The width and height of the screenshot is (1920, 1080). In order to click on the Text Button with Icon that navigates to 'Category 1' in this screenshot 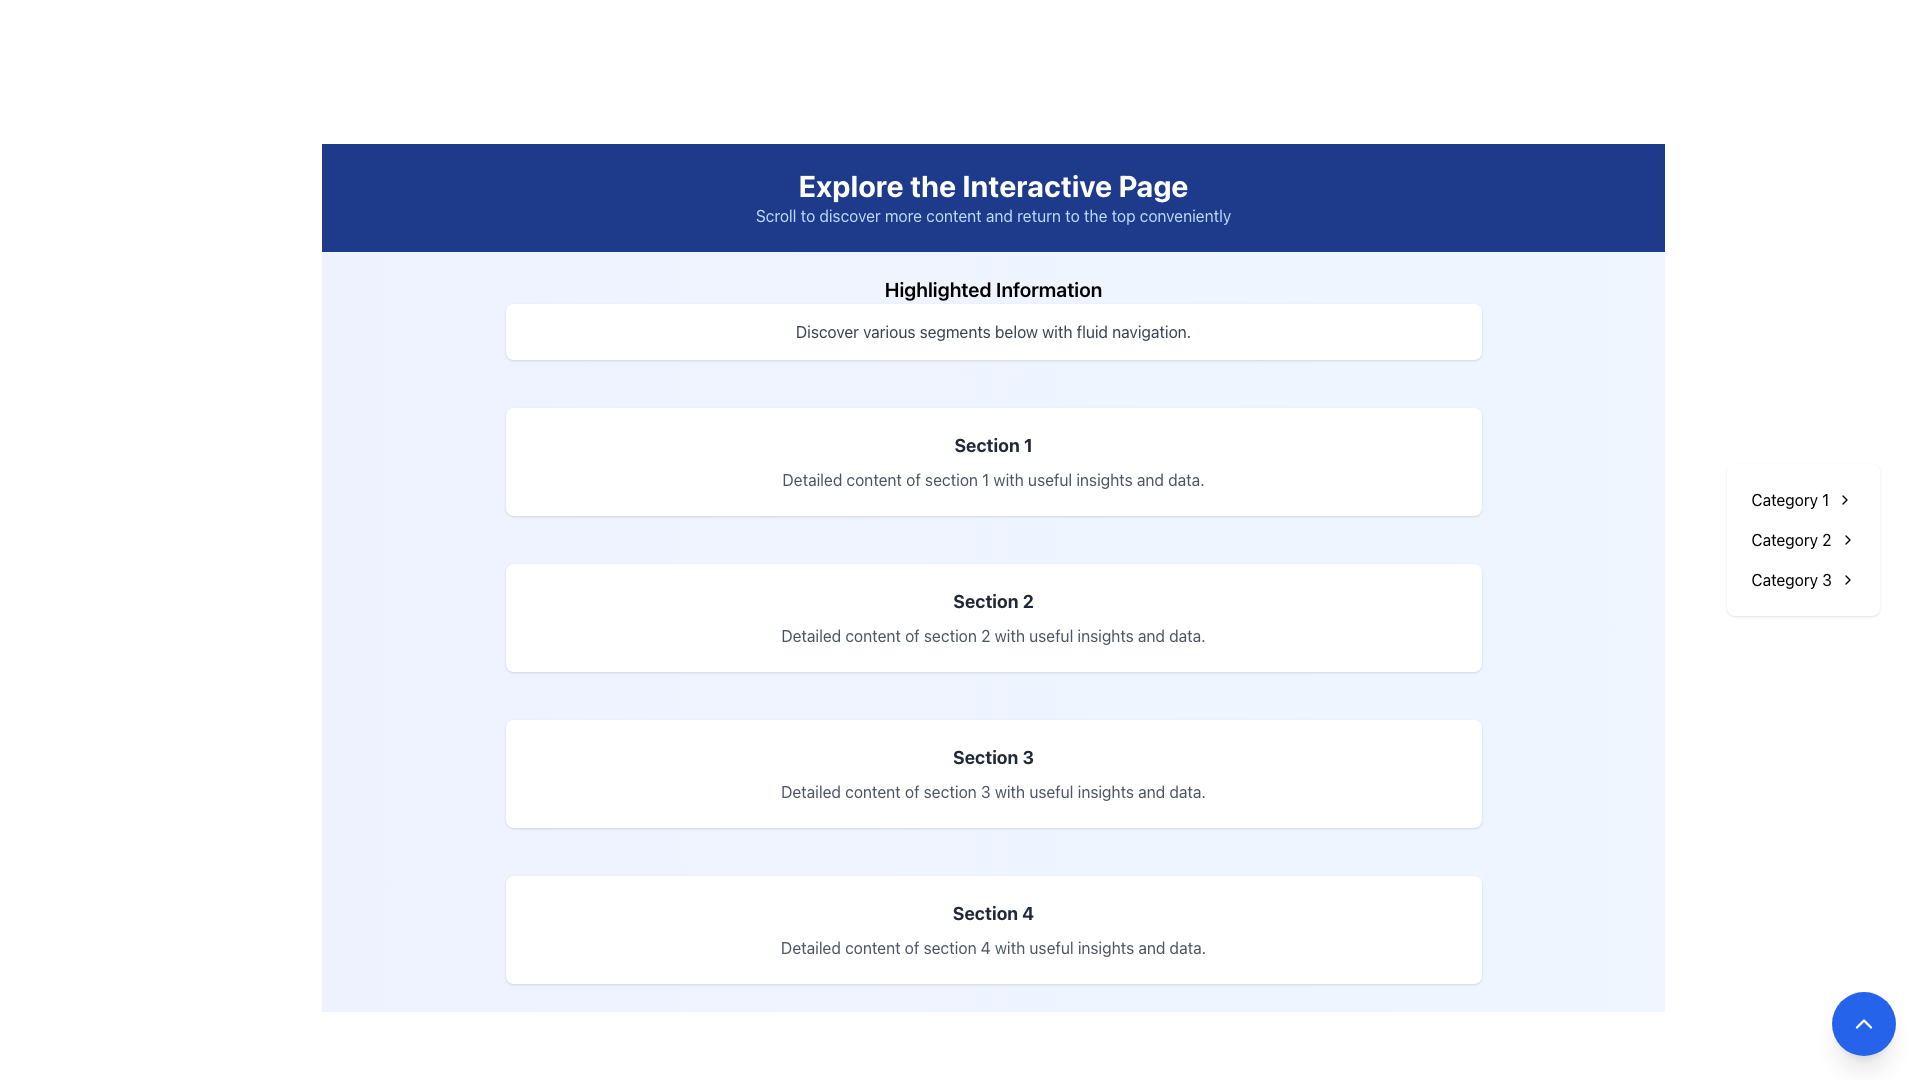, I will do `click(1803, 499)`.